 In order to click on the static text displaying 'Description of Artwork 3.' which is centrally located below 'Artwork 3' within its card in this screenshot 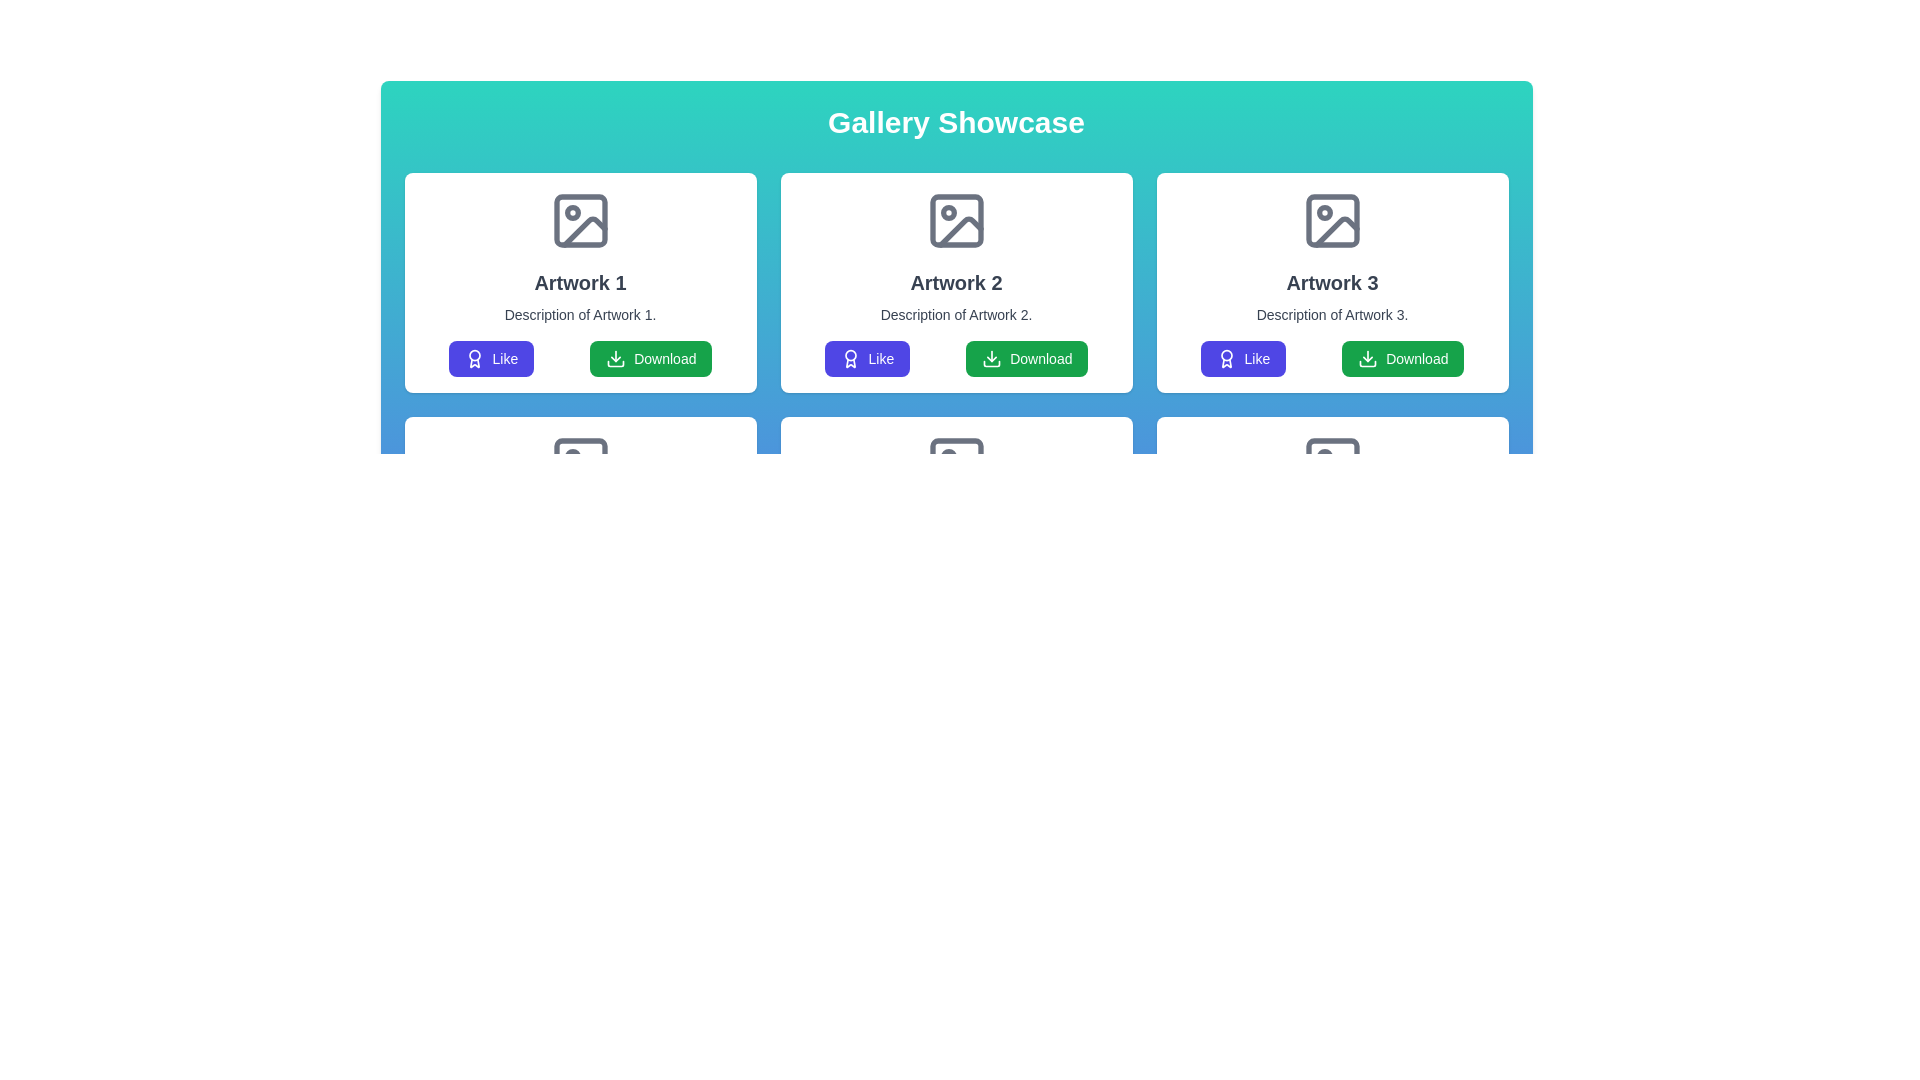, I will do `click(1332, 315)`.